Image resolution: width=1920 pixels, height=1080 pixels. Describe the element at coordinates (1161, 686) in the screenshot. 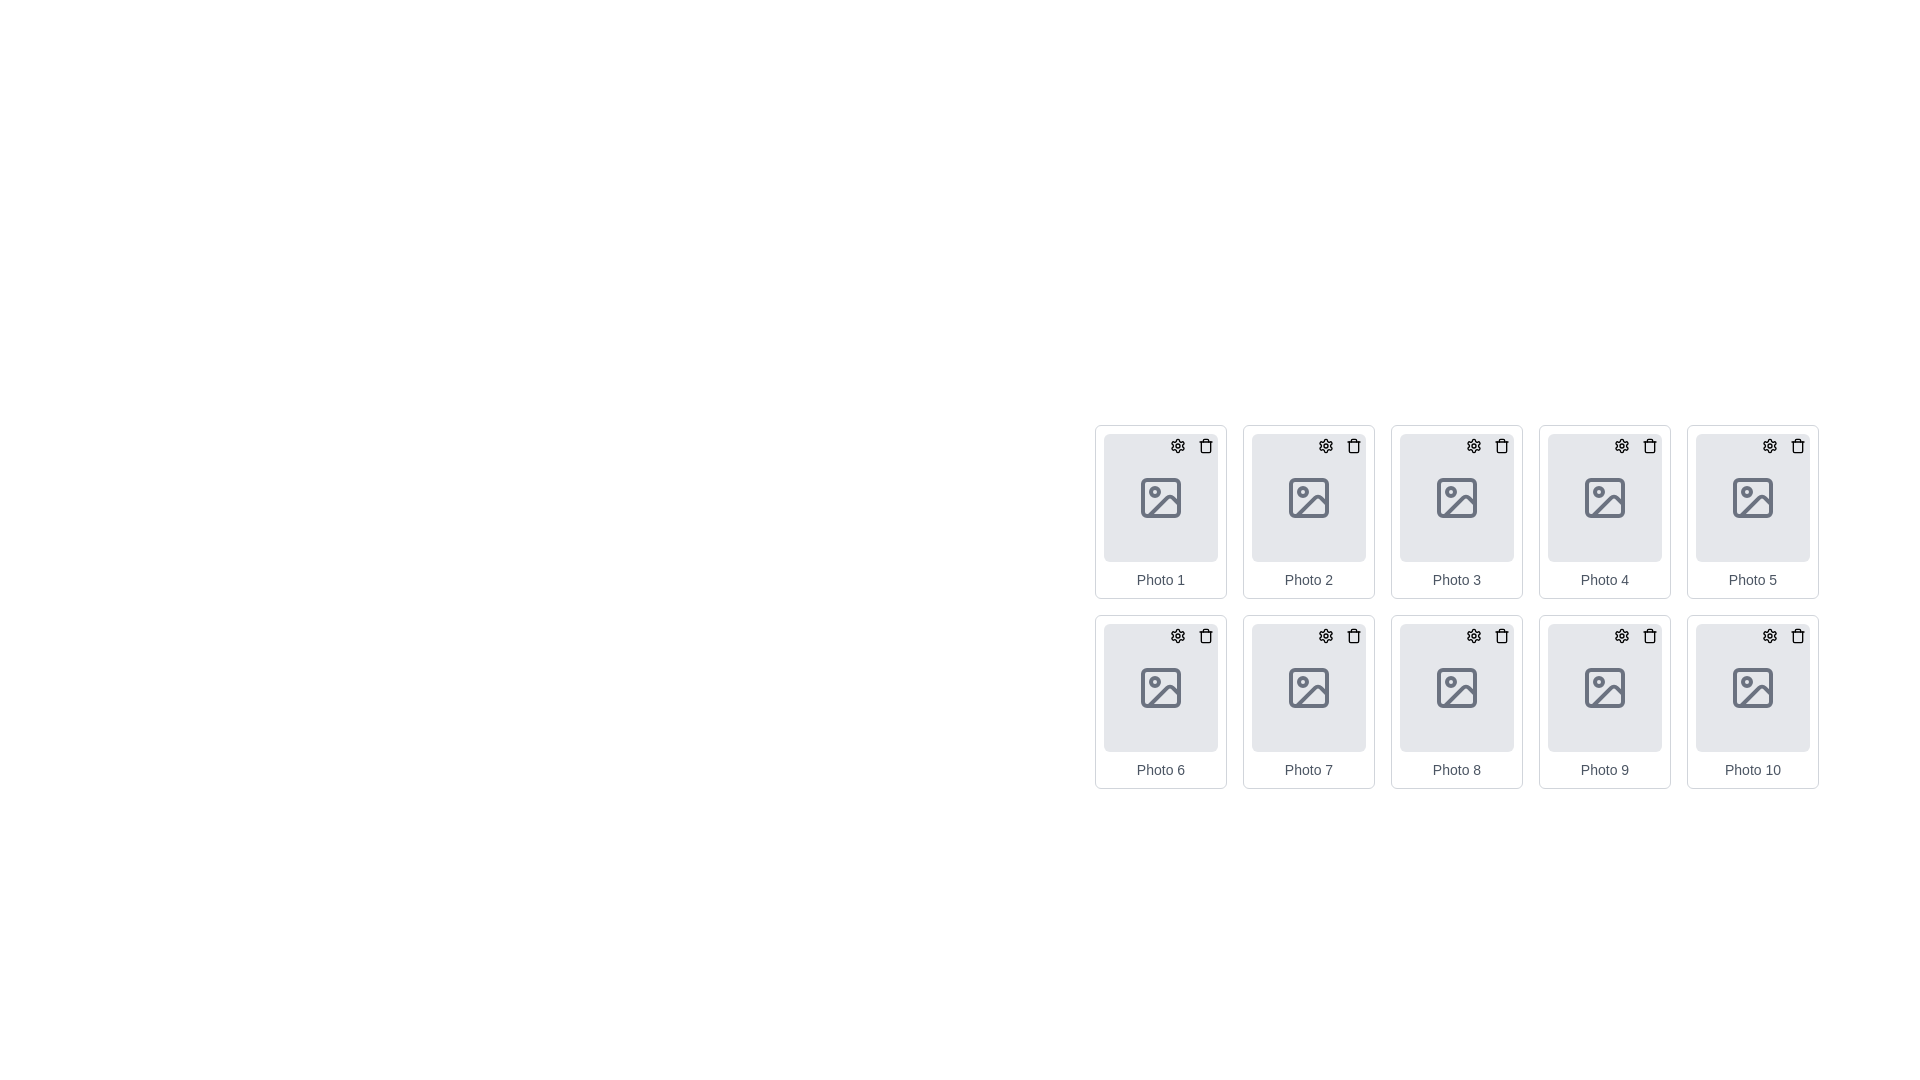

I see `the Image Placeholder located below the label 'Photo 6' in the second row, first column of the grid layout` at that location.